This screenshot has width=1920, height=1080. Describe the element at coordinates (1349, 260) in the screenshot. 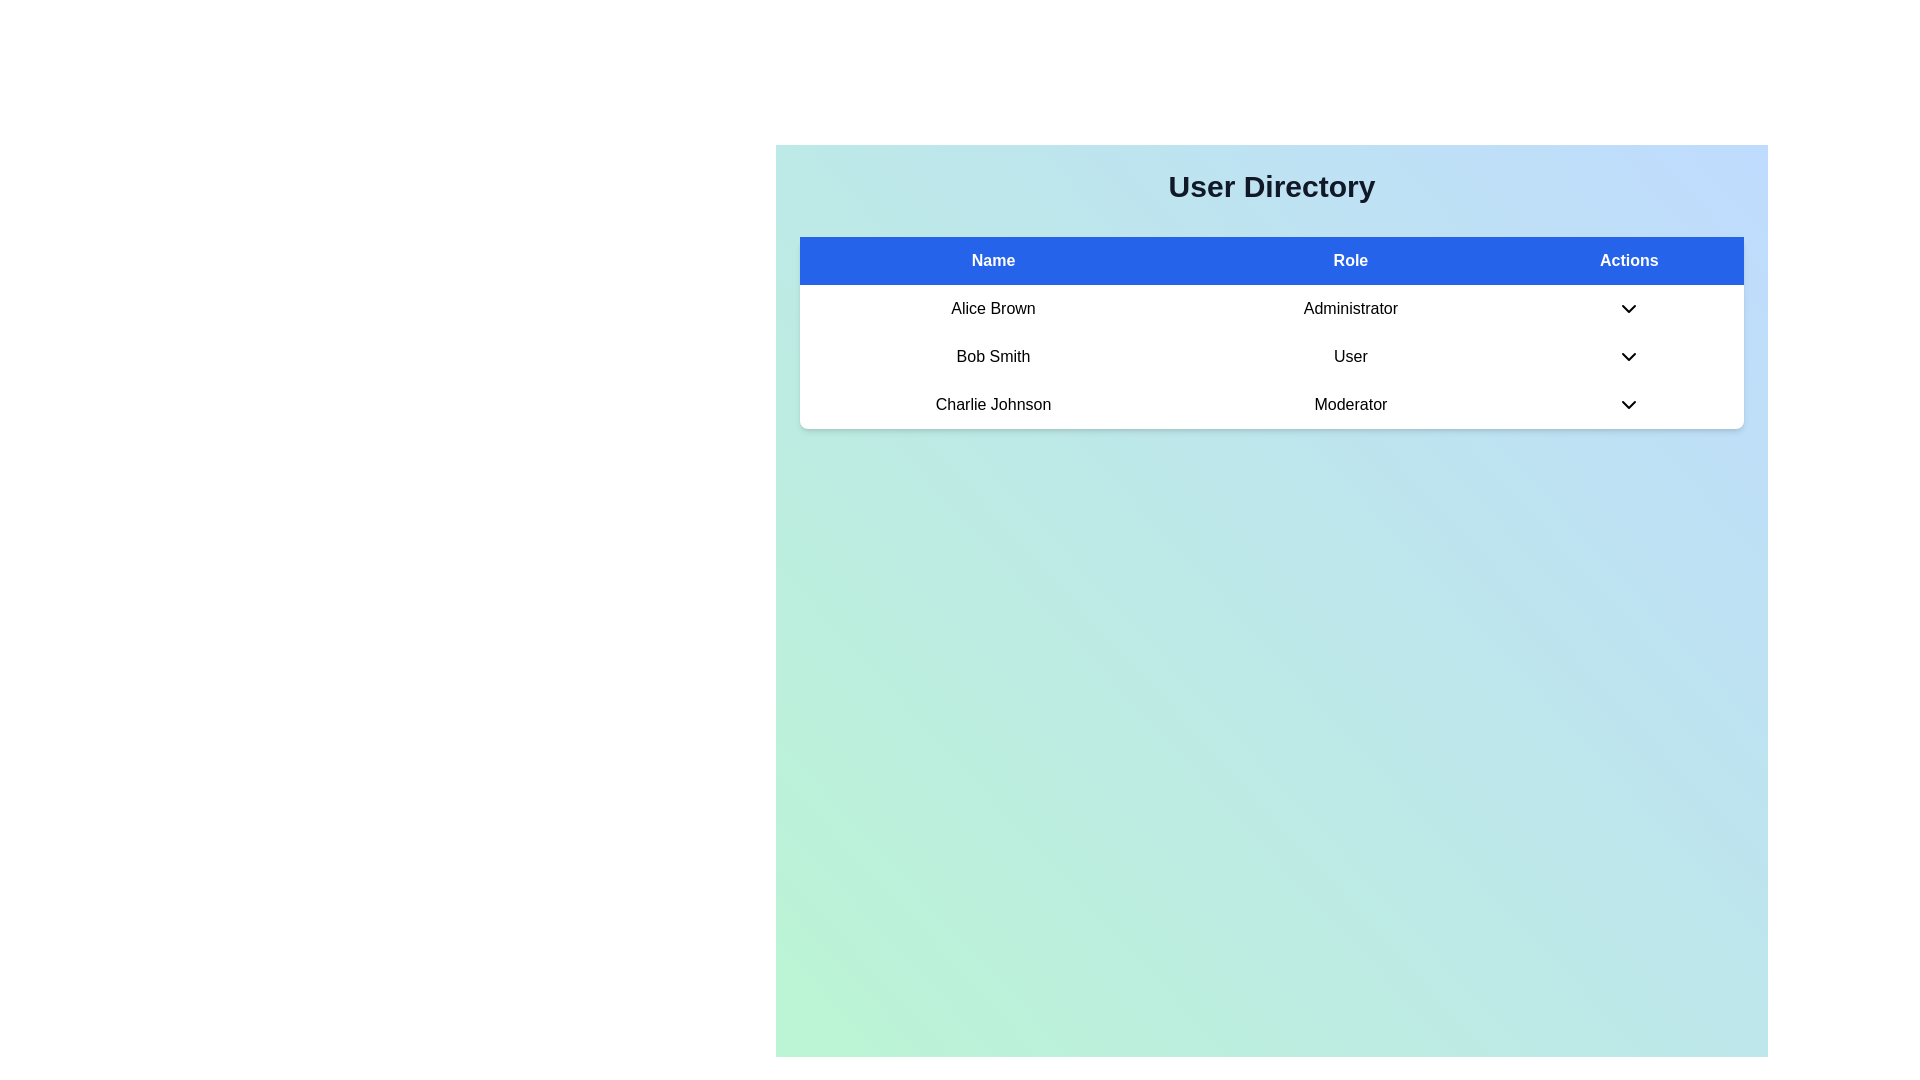

I see `the 'Role' header element in the table, which is positioned between the 'Name' header and the 'Actions' header` at that location.